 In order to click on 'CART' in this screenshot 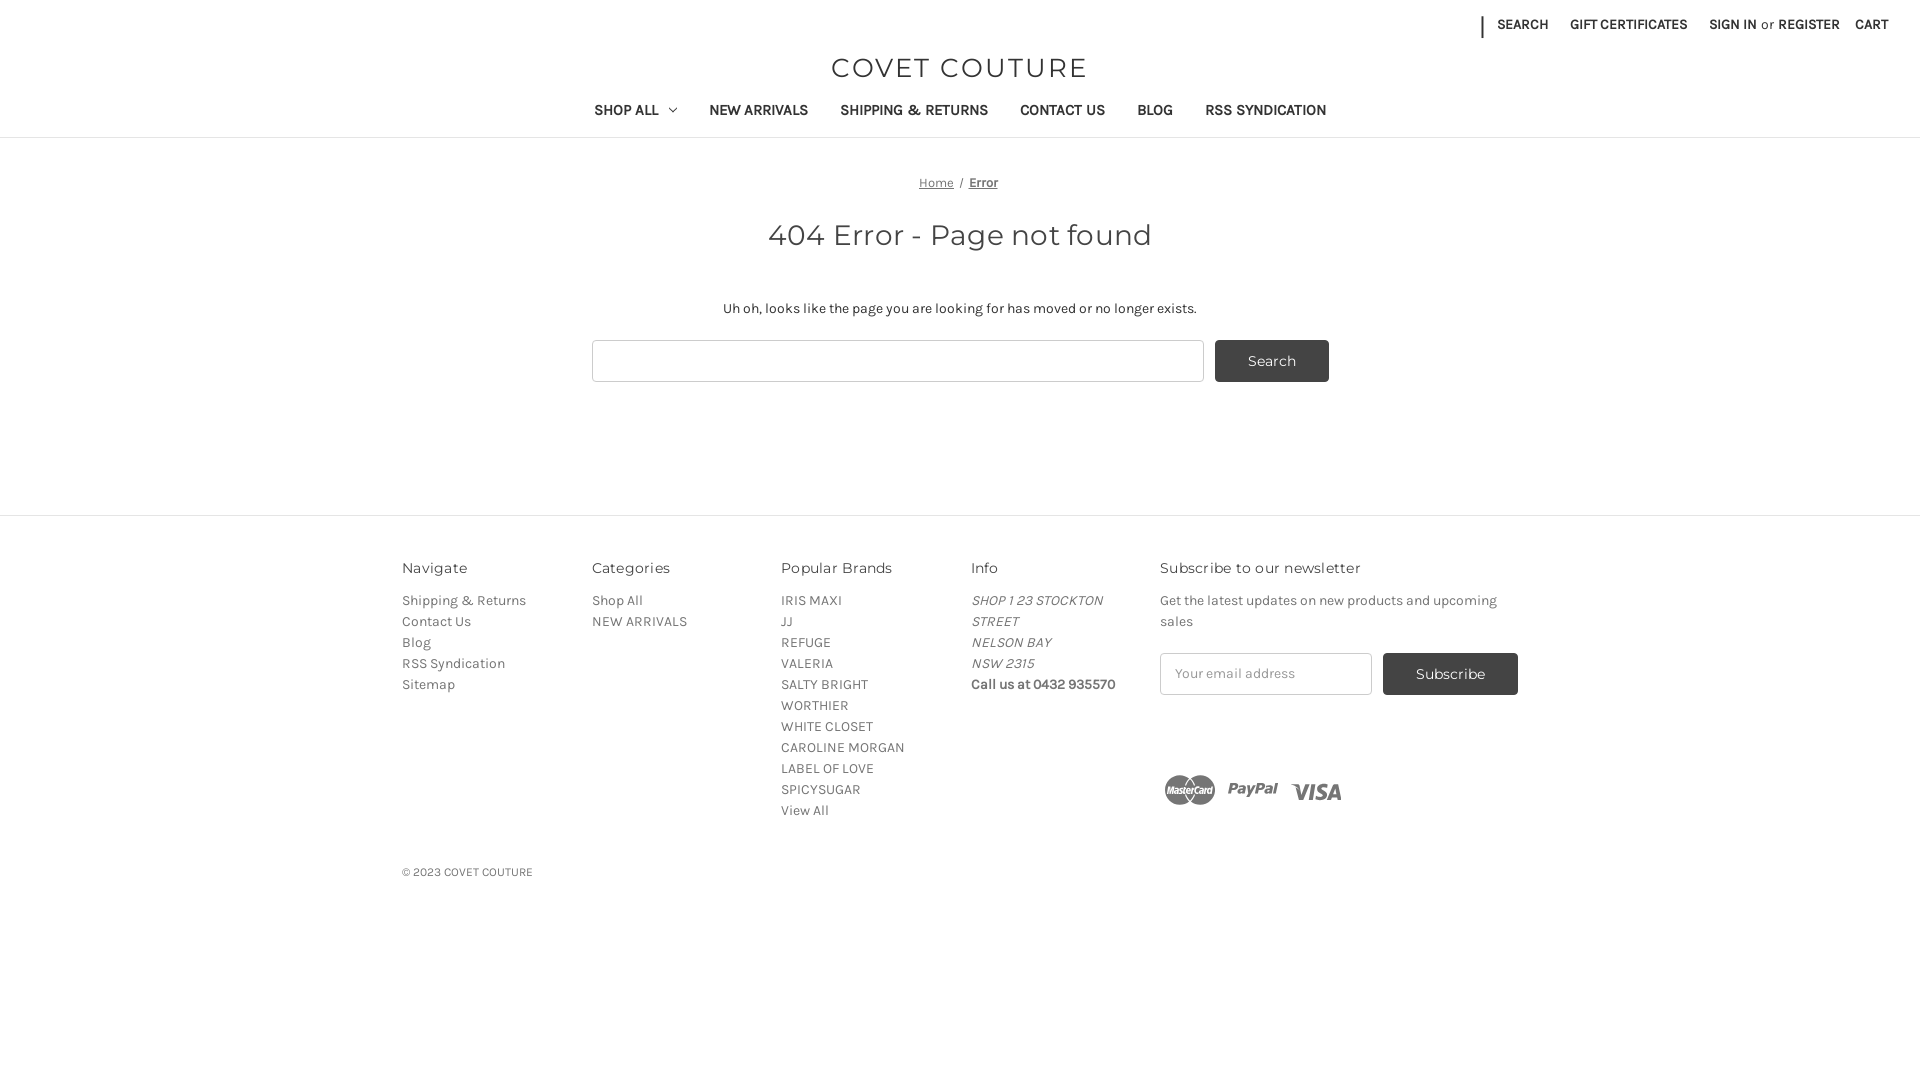, I will do `click(1870, 24)`.